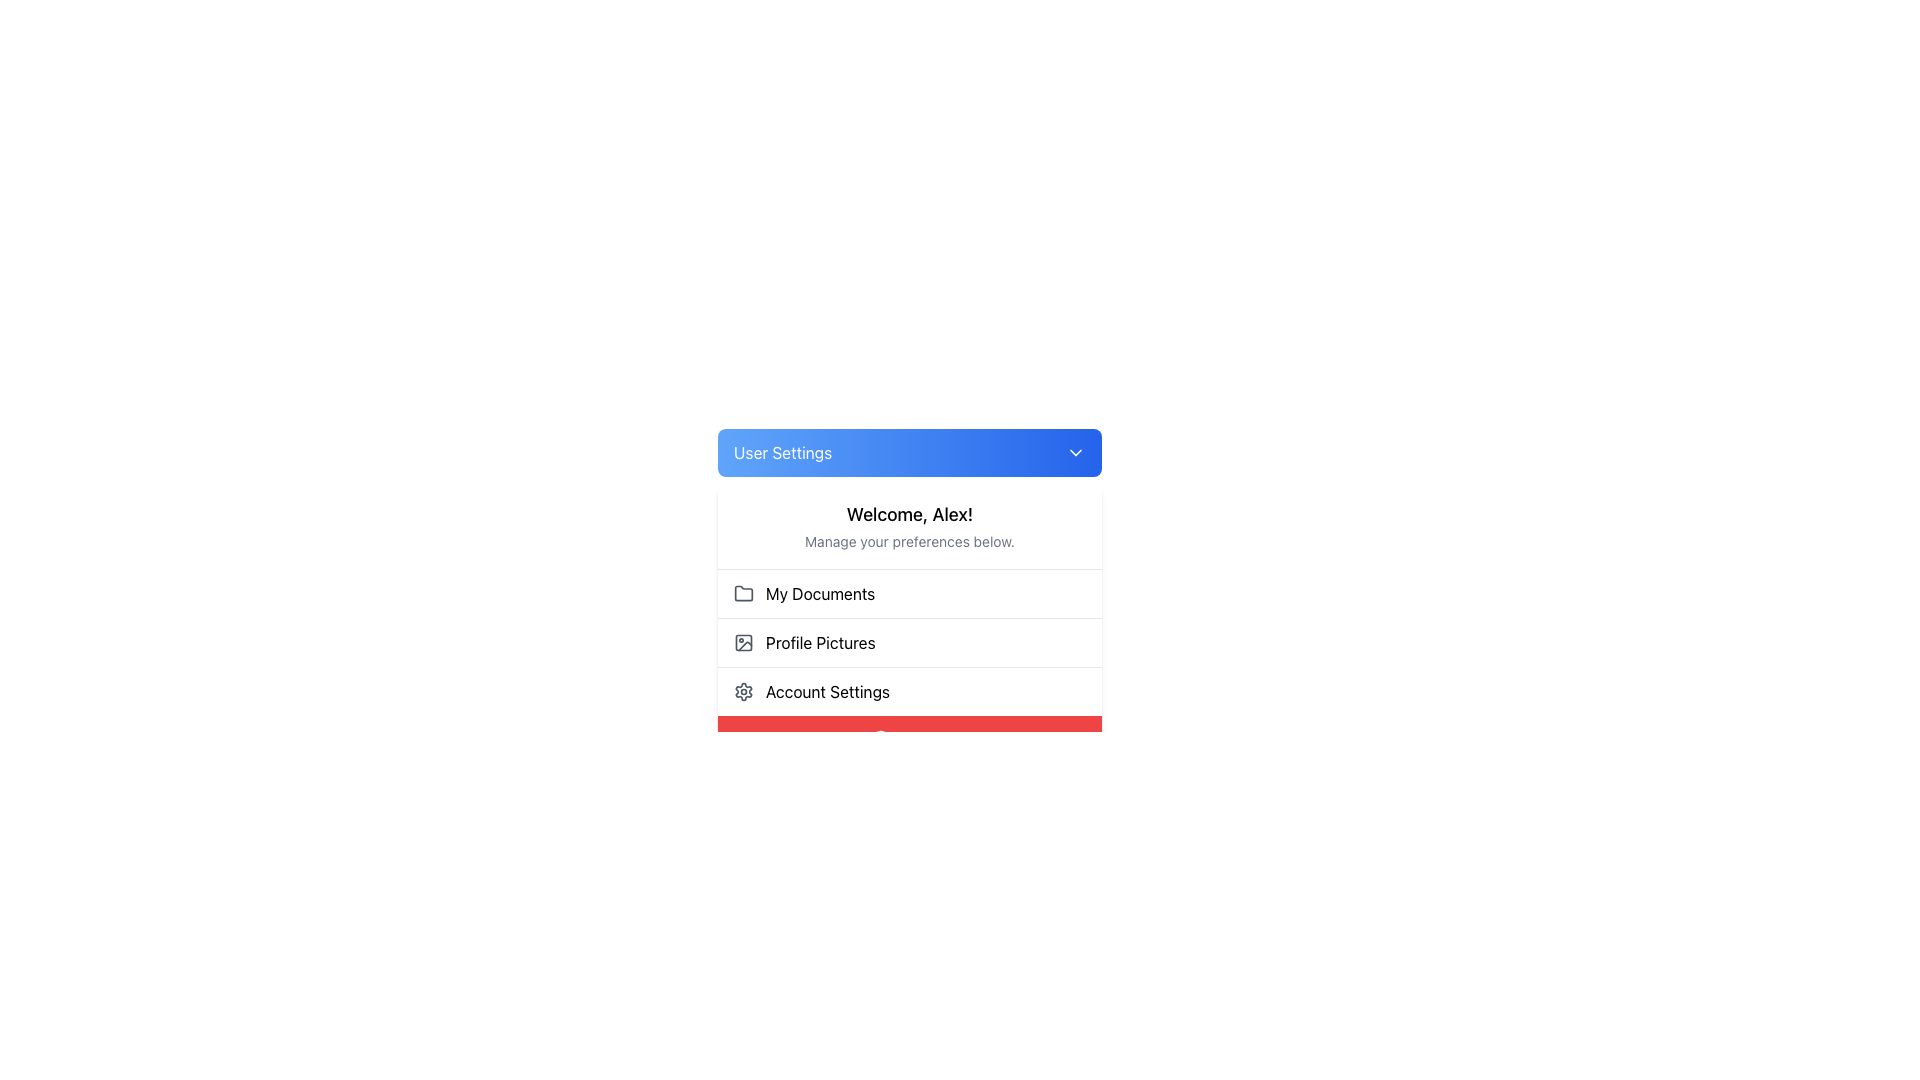  I want to click on the 'Profile Pictures' text label, which is positioned to the right of a small image icon within a clickable menu item, so click(820, 643).